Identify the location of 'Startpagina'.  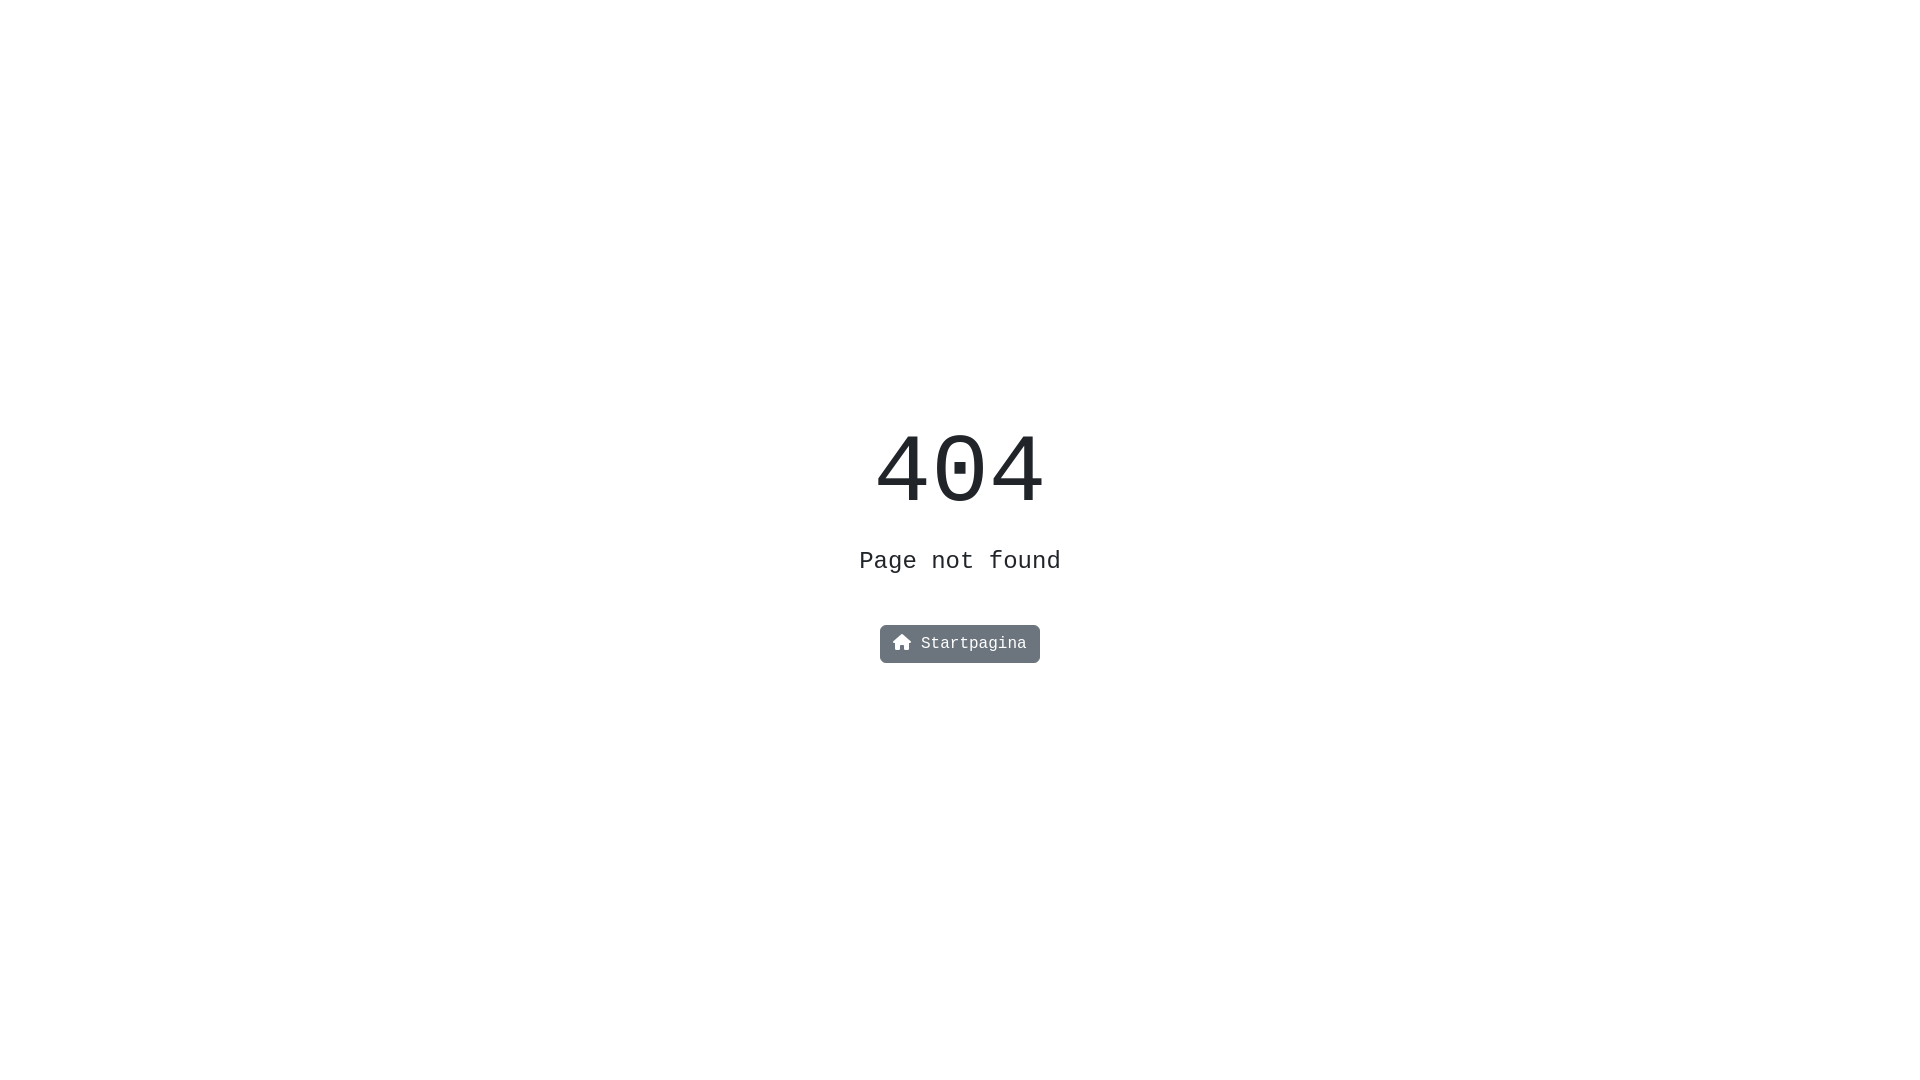
(958, 644).